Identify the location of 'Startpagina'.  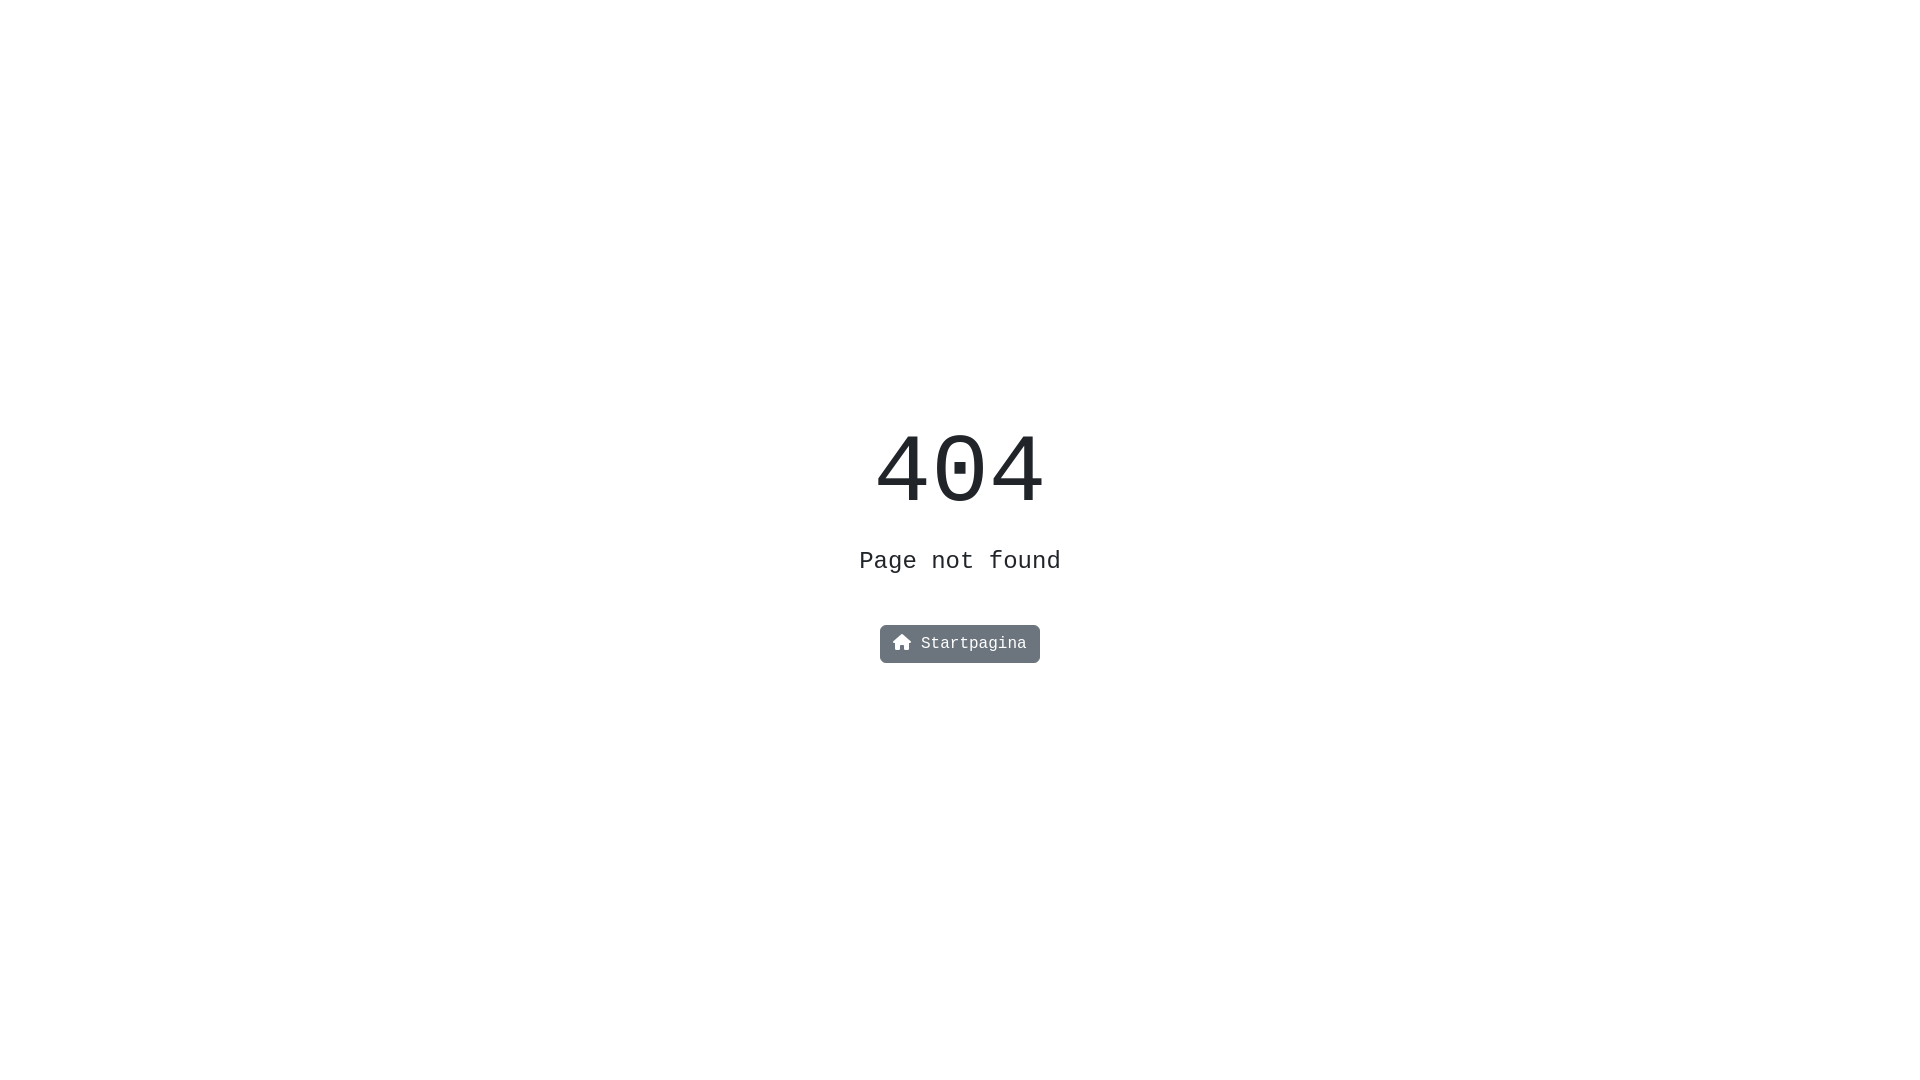
(958, 644).